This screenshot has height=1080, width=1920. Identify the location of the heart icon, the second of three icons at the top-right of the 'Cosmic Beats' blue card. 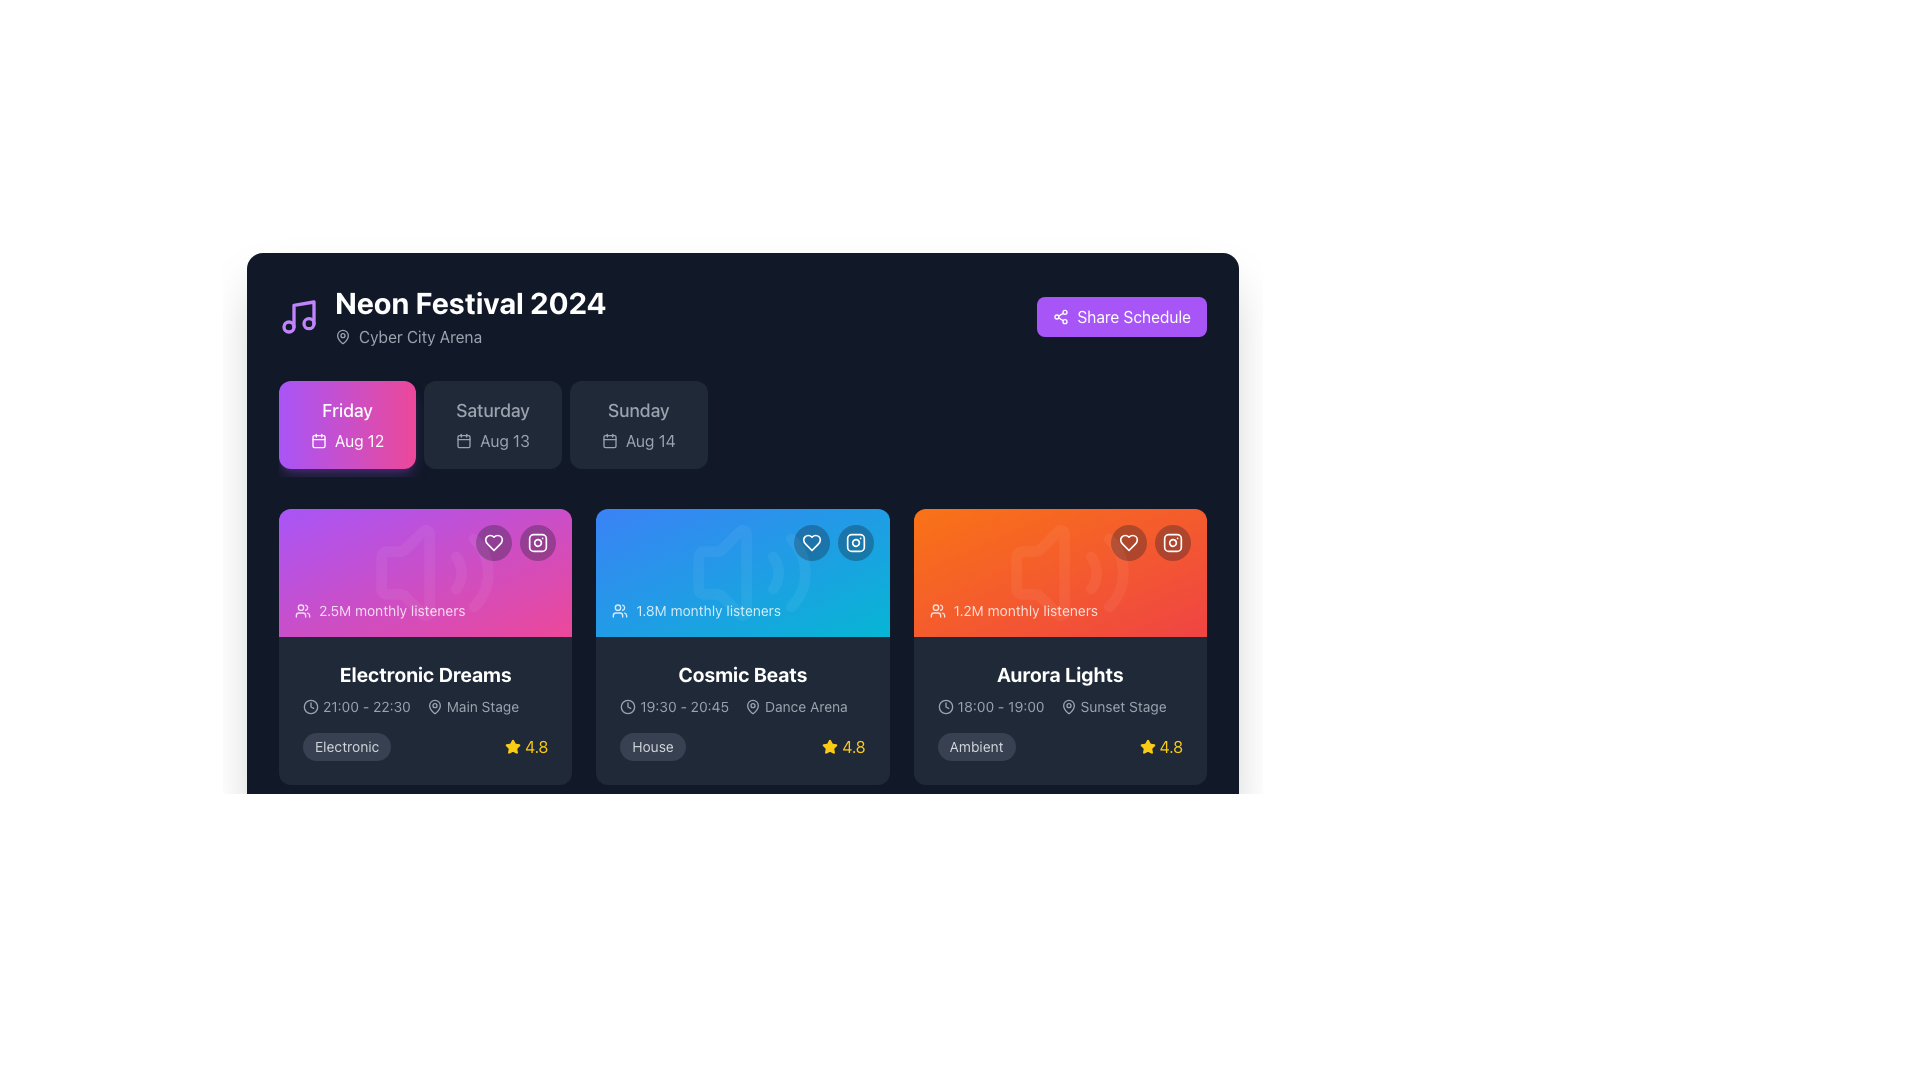
(811, 543).